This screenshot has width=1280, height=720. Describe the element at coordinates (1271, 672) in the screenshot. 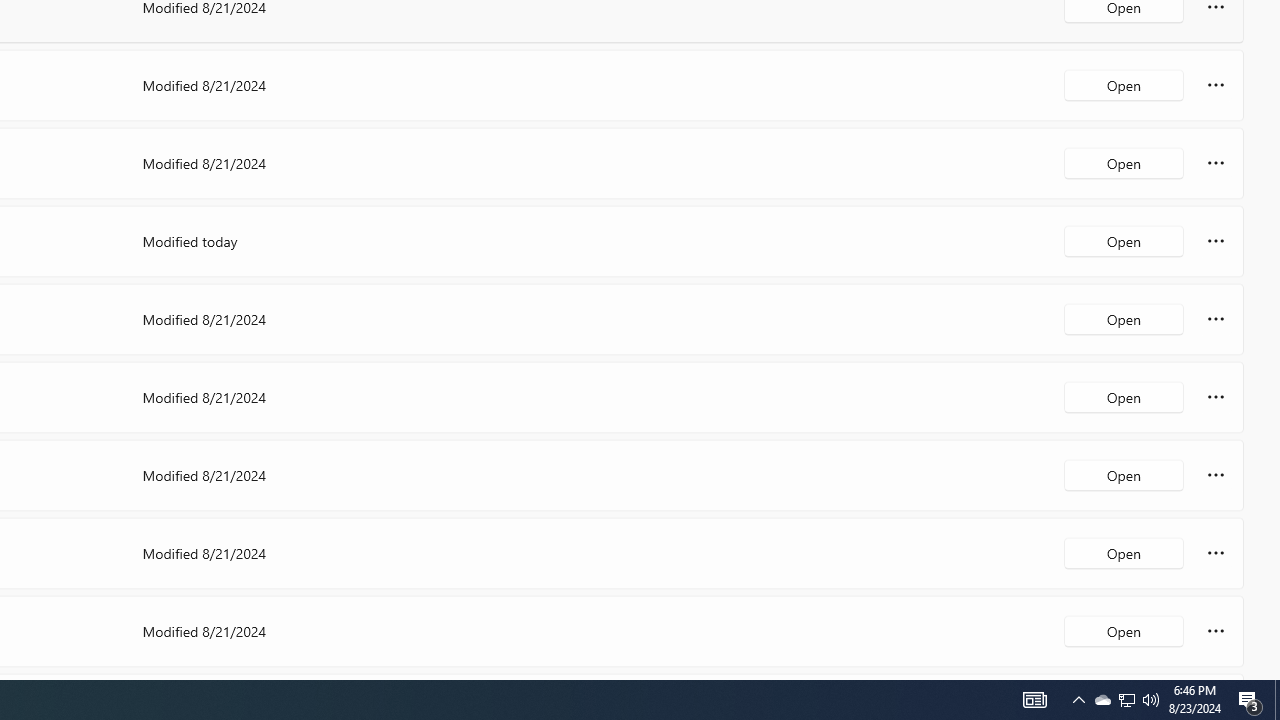

I see `'Vertical Small Increase'` at that location.